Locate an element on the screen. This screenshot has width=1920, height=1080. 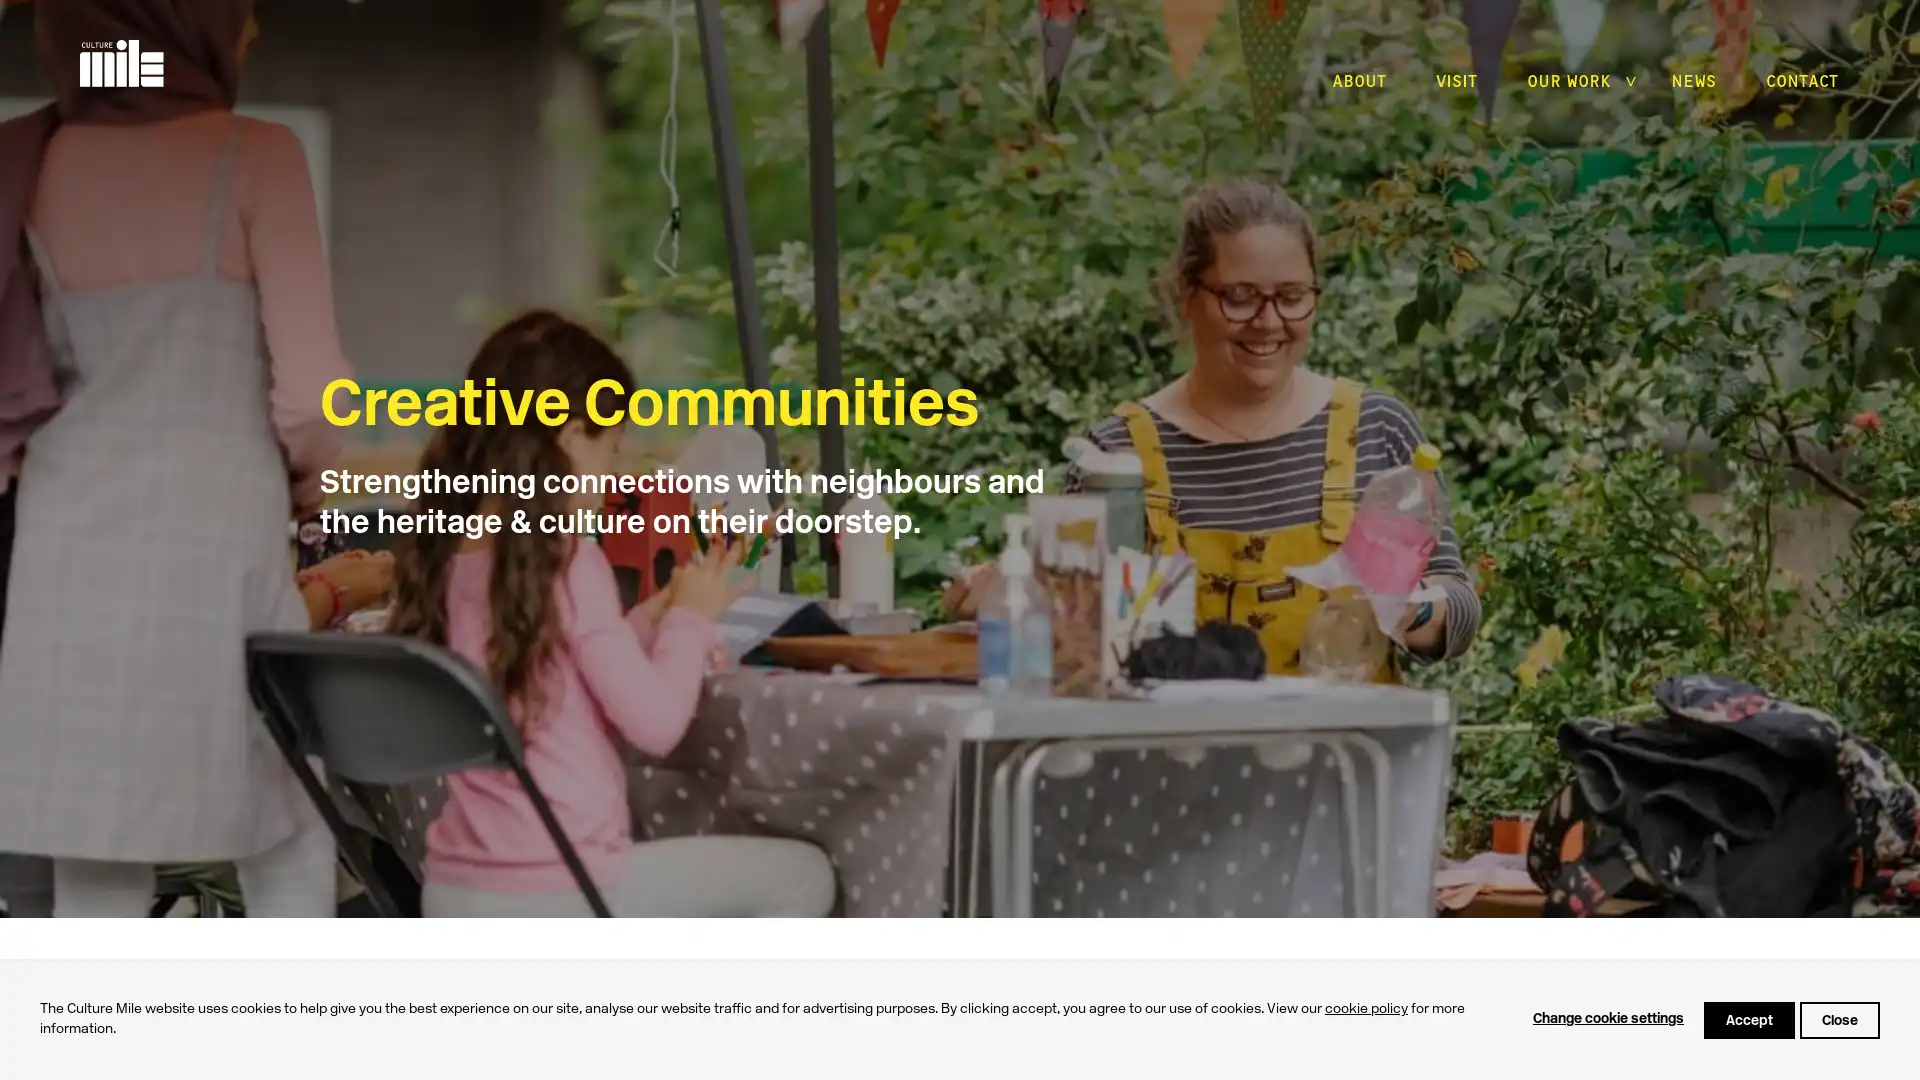
Accept is located at coordinates (1748, 1019).